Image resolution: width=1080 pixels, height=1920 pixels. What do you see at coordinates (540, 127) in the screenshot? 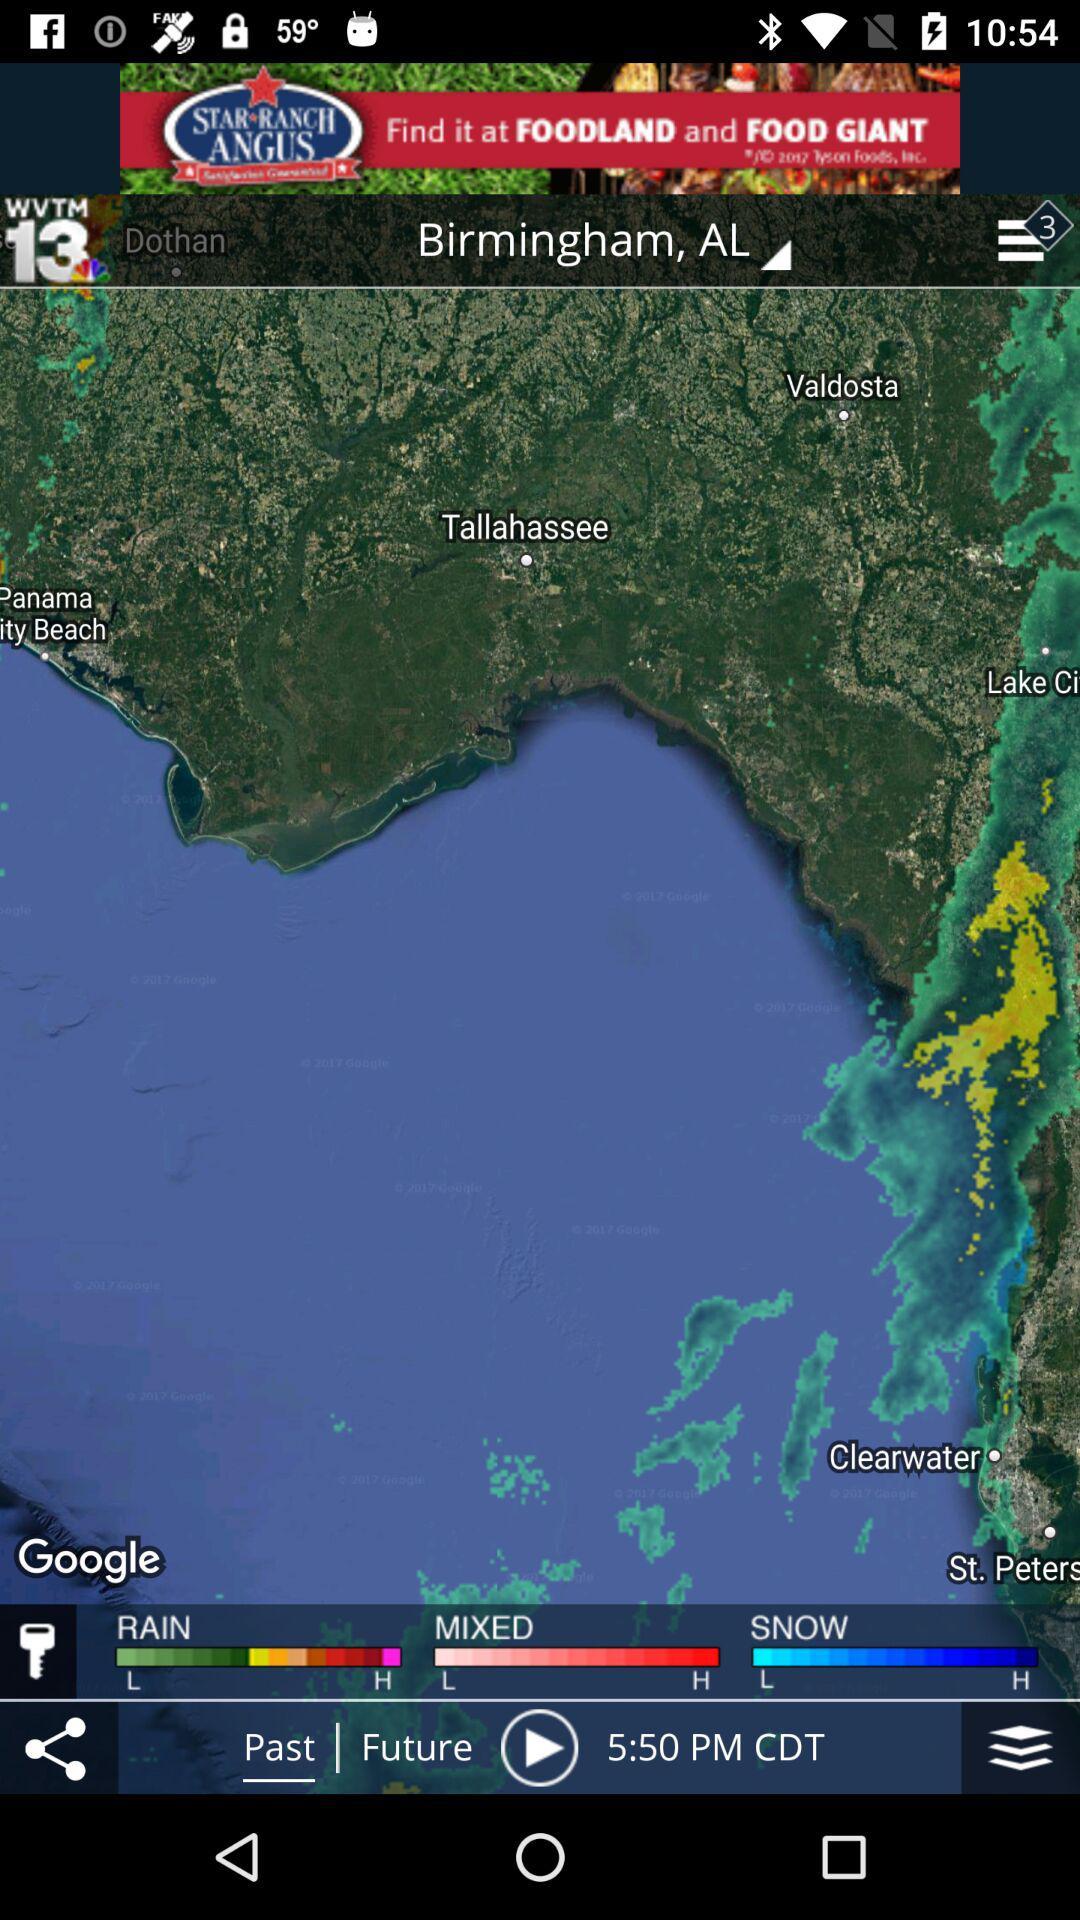
I see `link to star ranch angus` at bounding box center [540, 127].